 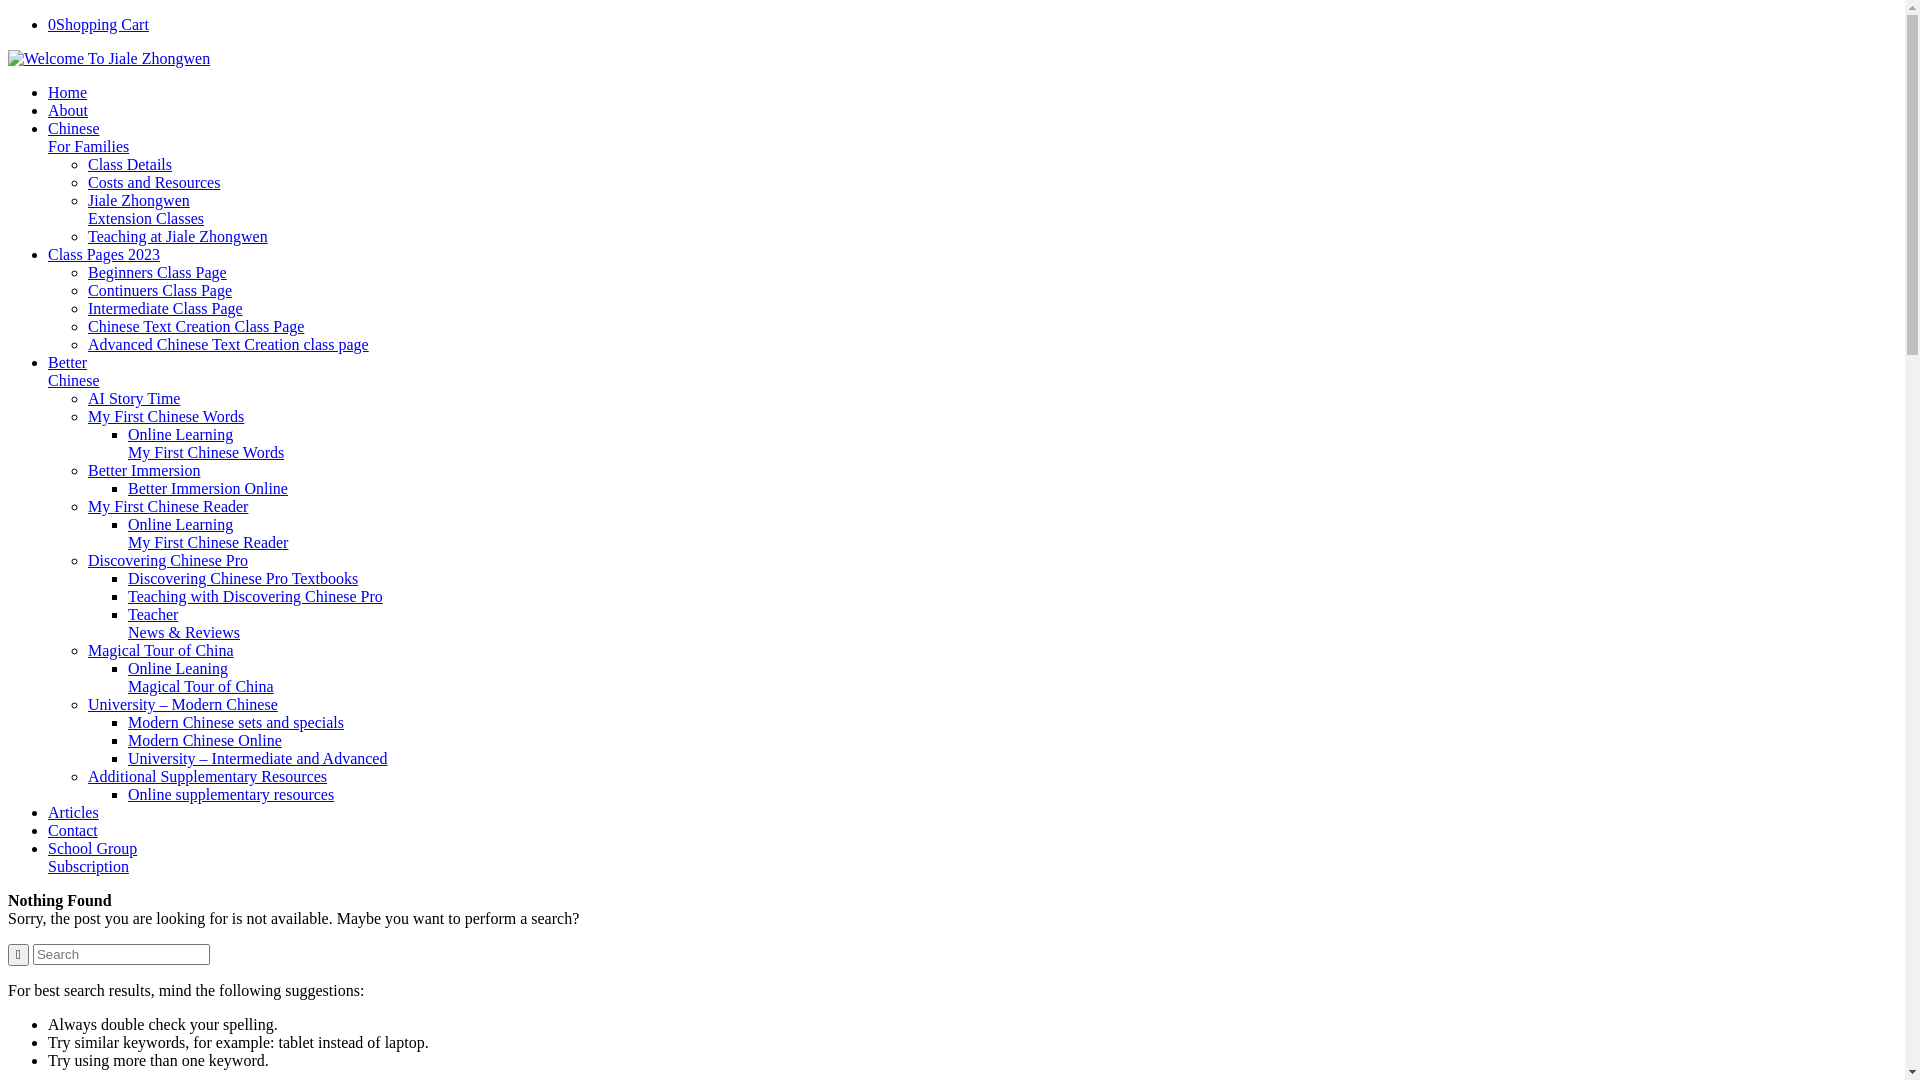 What do you see at coordinates (87, 136) in the screenshot?
I see `'Chinese` at bounding box center [87, 136].